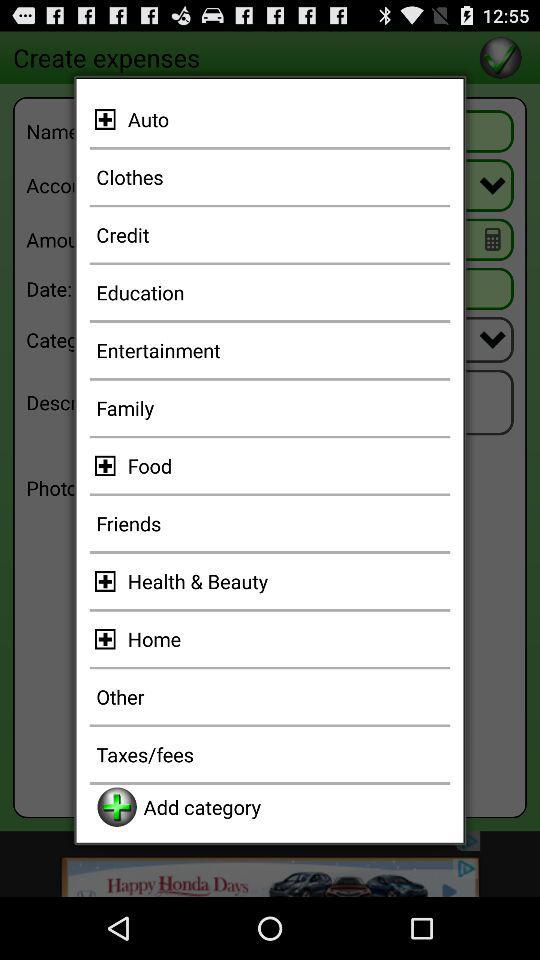  Describe the element at coordinates (108, 638) in the screenshot. I see `new home category` at that location.